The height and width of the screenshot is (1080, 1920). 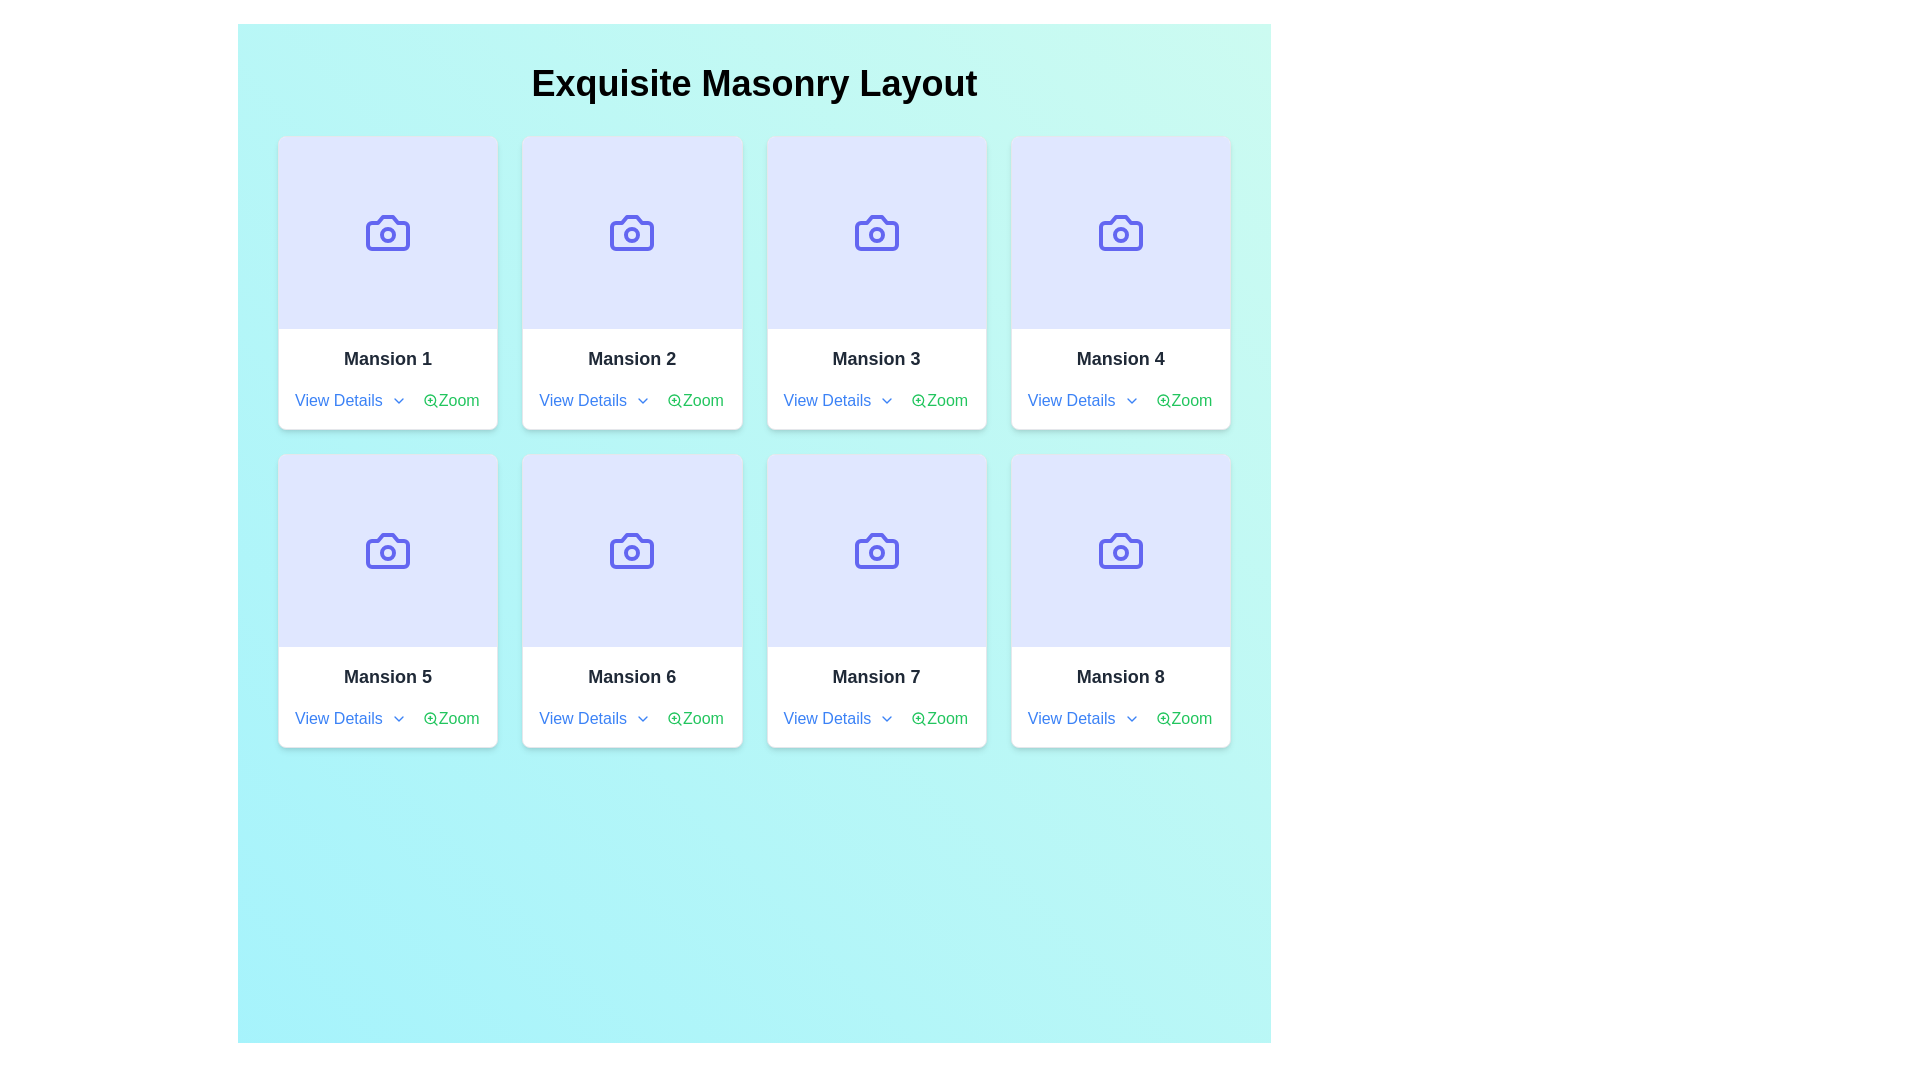 I want to click on static text 'Mansion 6' displayed in bold dark gray font on the second card of the bottom row in the 3x3 grid of property cards, so click(x=631, y=676).